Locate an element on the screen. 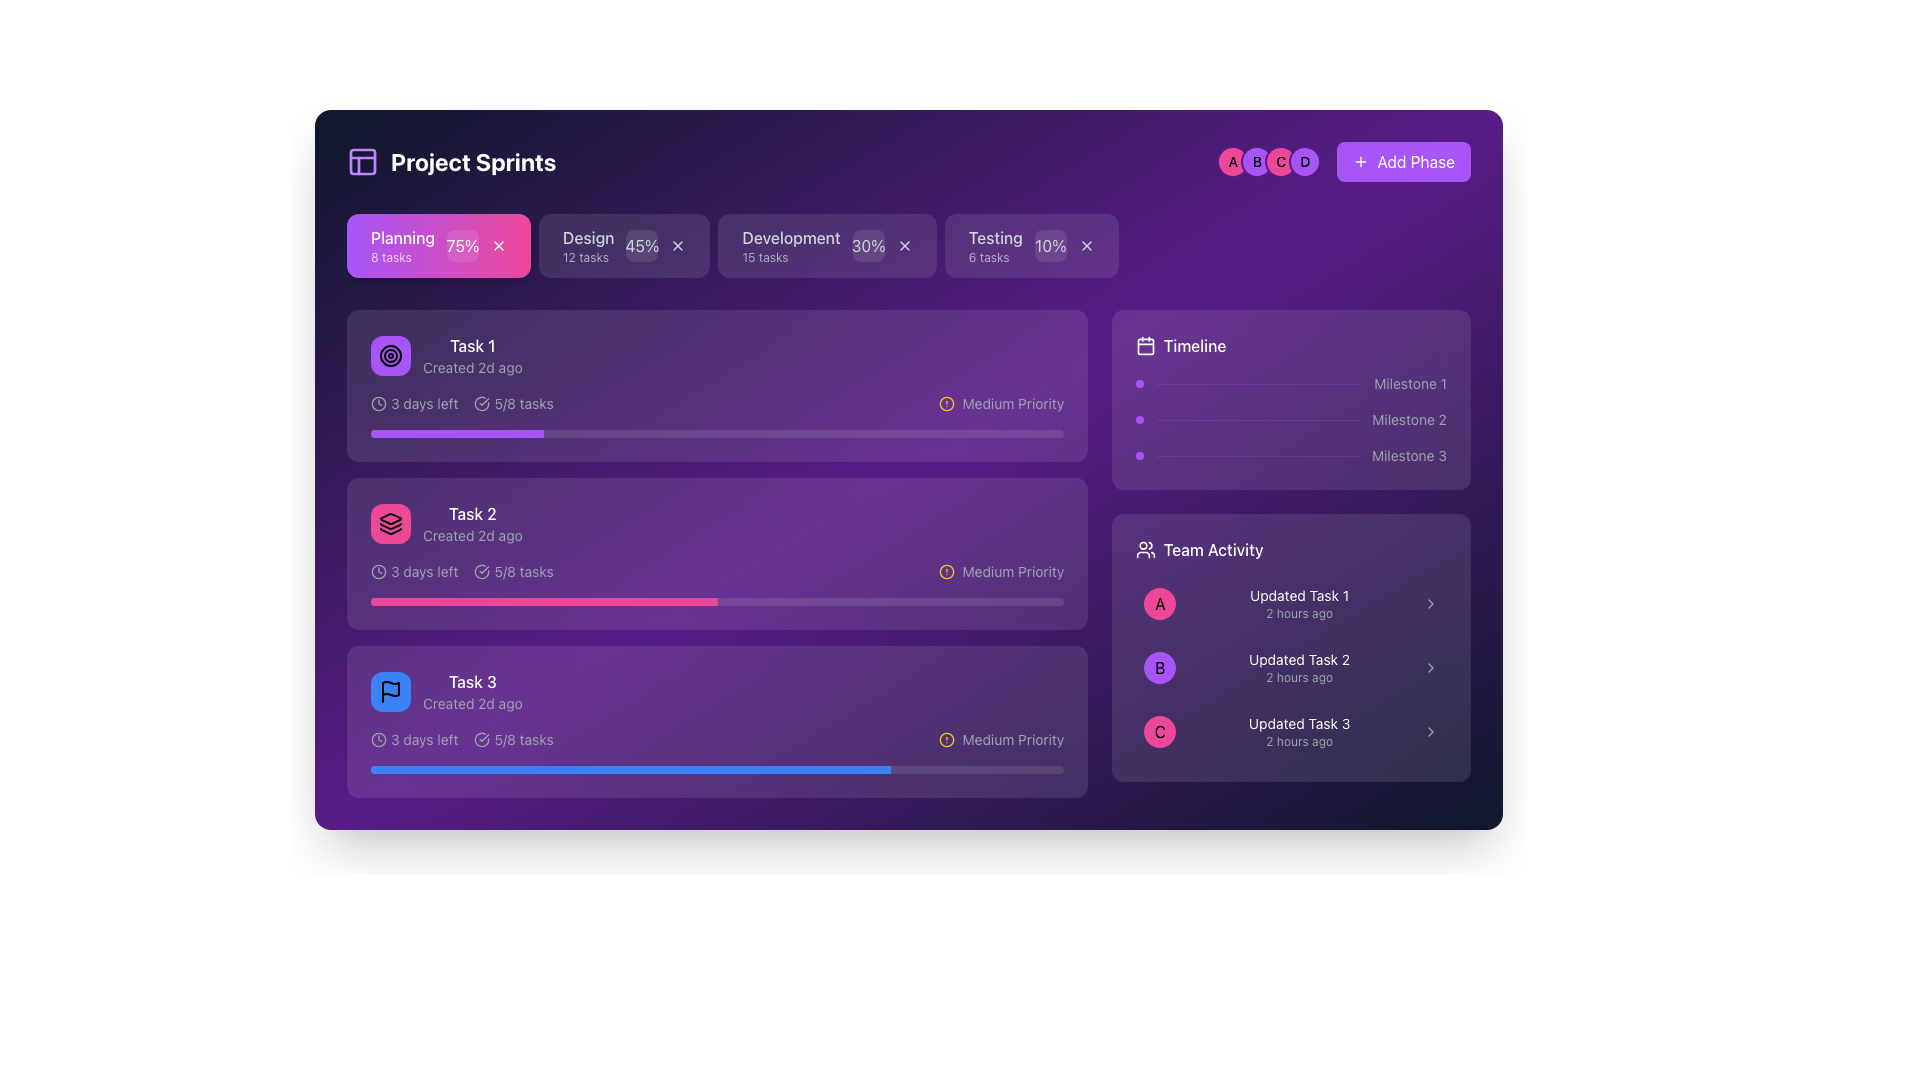 The image size is (1920, 1080). the small, circular button with a solid purple background featuring the letter 'B' in bold, black text at its center, located in the middle of the 'Team Activity' section is located at coordinates (1160, 667).